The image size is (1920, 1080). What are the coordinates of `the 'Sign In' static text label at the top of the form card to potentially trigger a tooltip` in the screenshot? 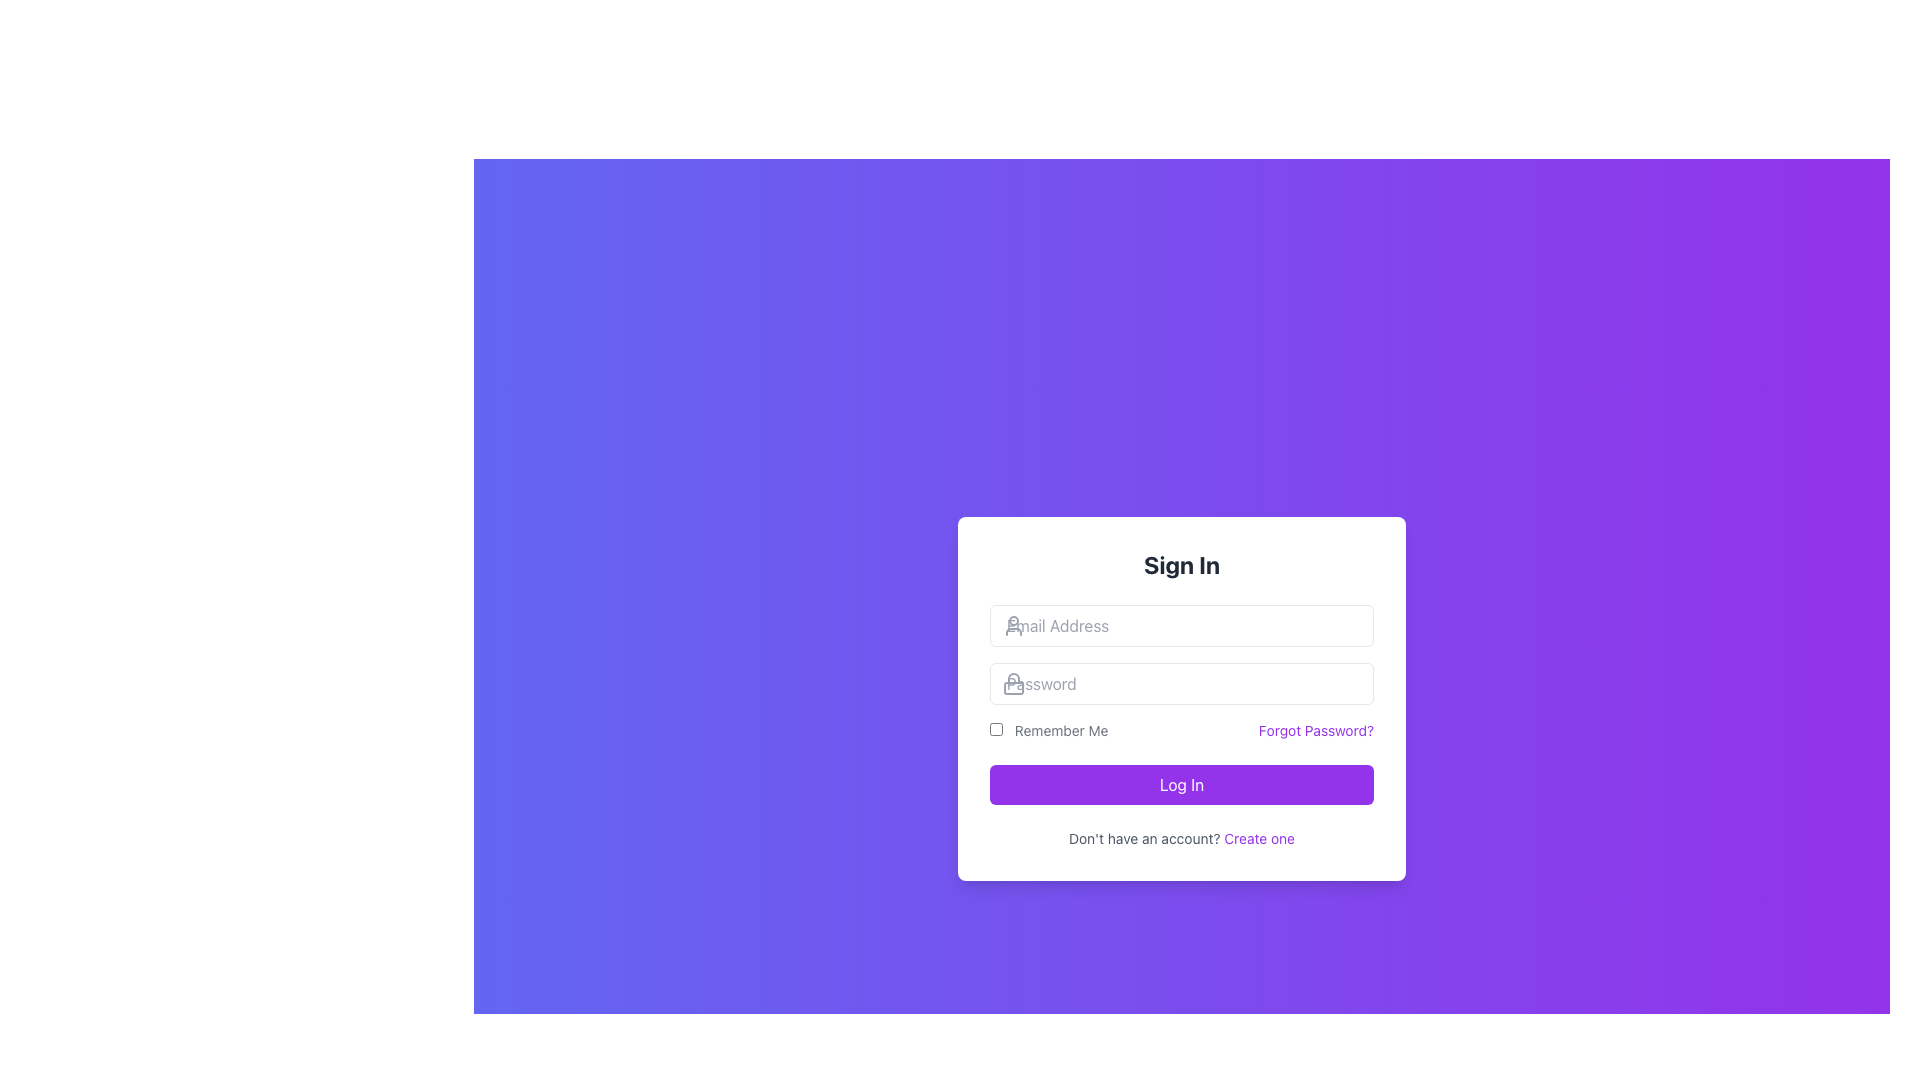 It's located at (1181, 564).